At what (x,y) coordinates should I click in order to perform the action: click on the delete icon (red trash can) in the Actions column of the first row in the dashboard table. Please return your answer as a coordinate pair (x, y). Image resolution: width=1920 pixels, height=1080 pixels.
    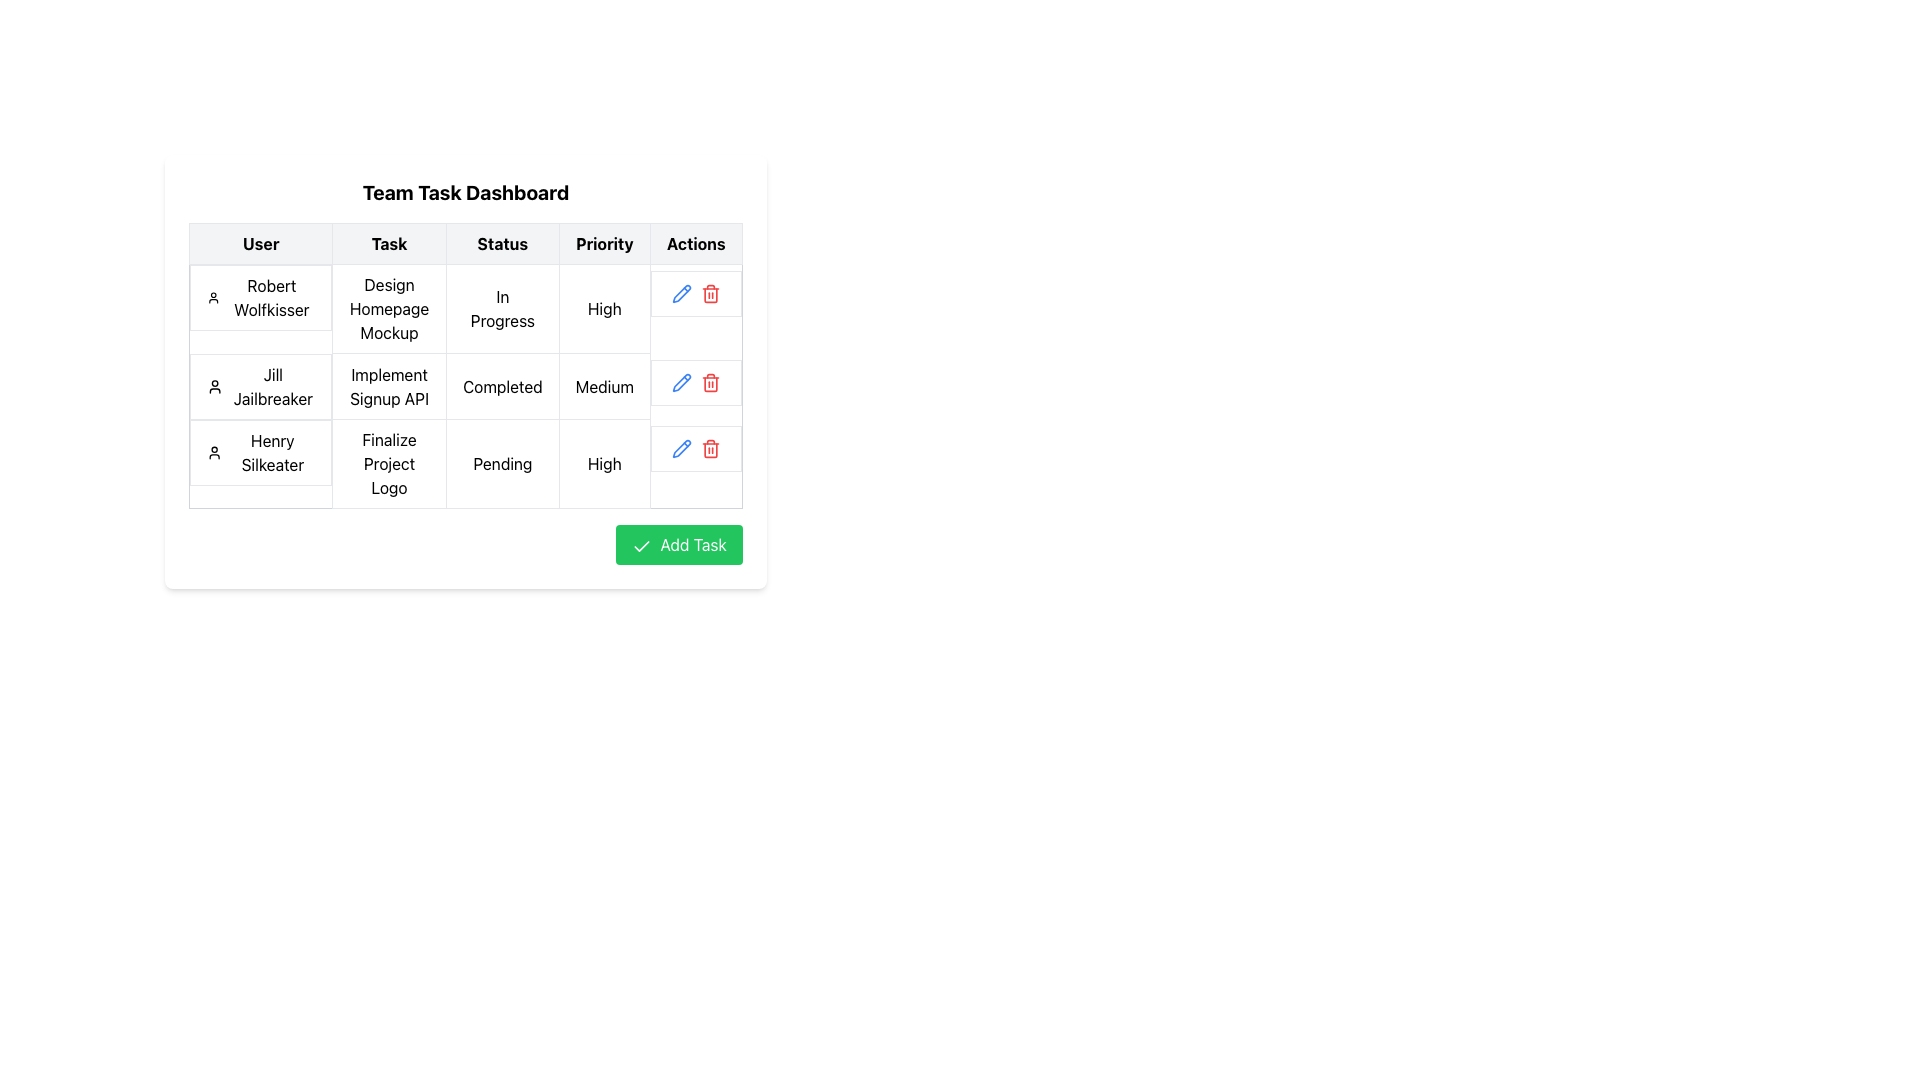
    Looking at the image, I should click on (696, 293).